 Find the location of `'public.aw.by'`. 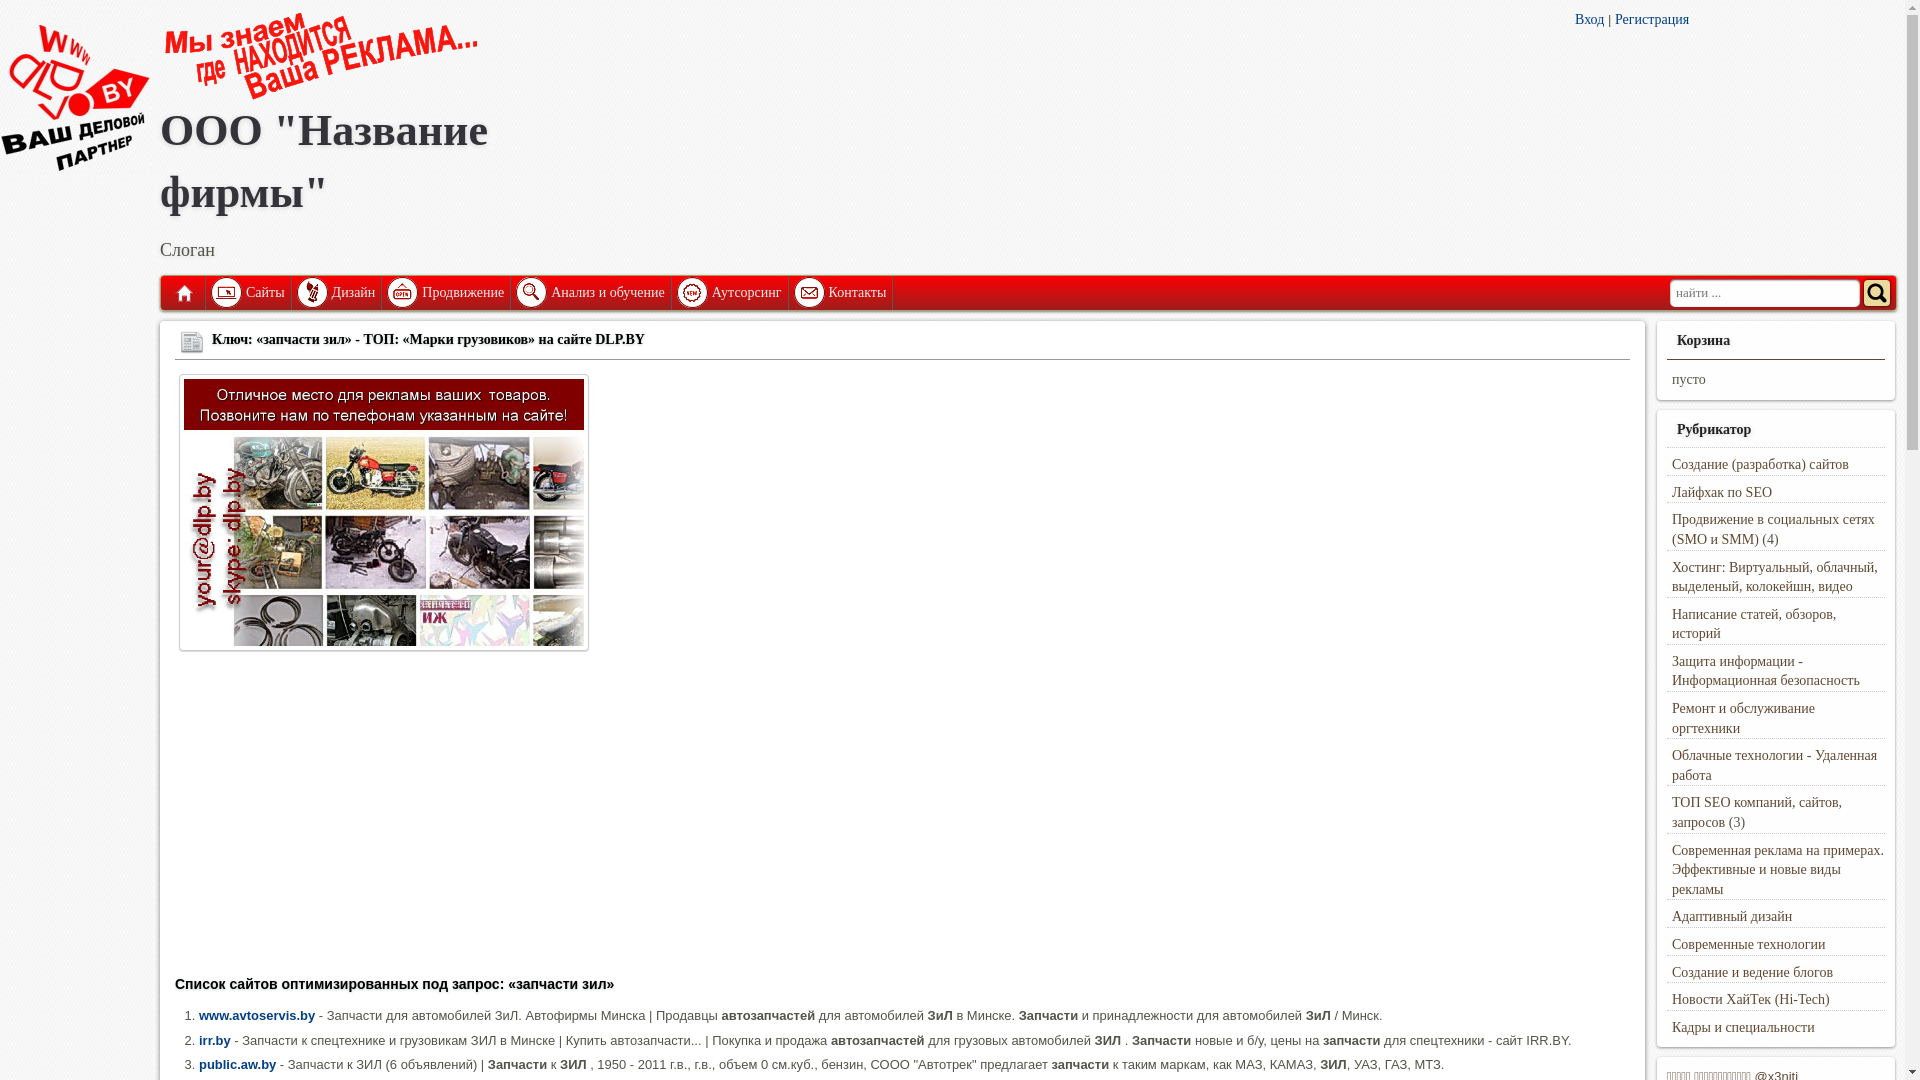

'public.aw.by' is located at coordinates (237, 1063).